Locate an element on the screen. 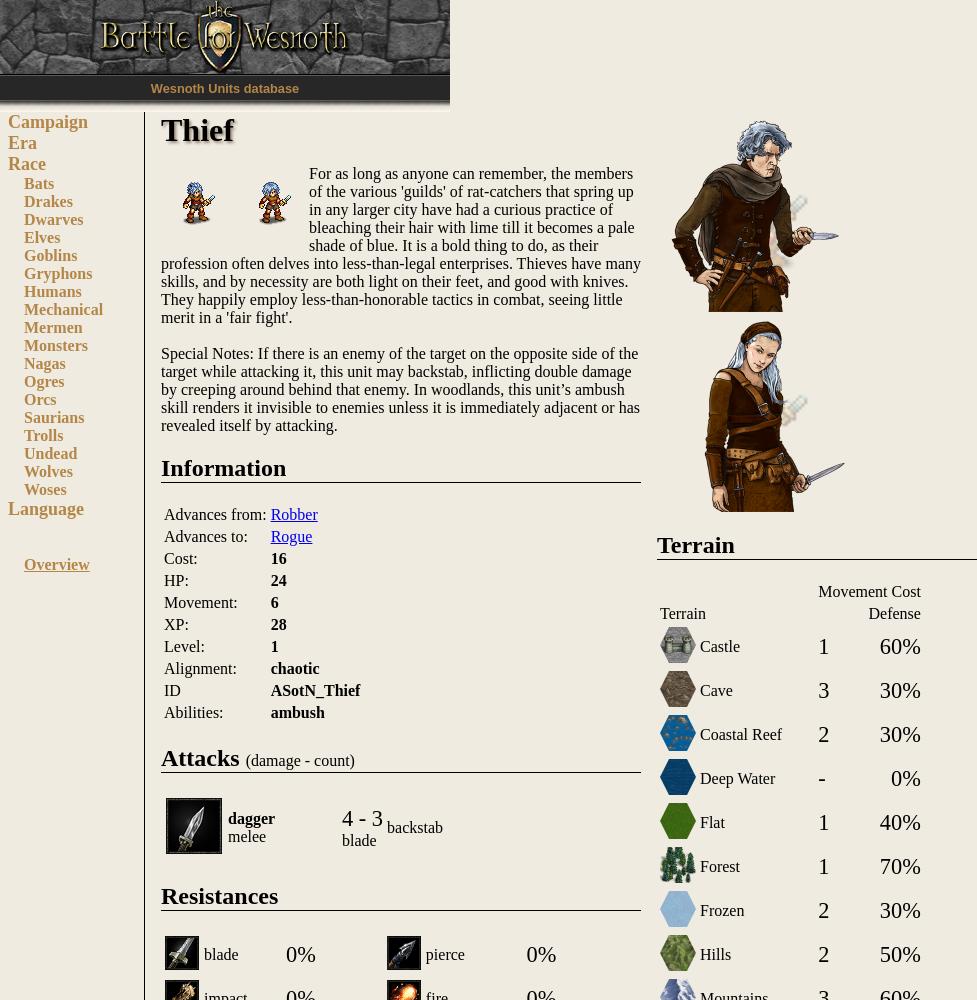  '16' is located at coordinates (269, 557).